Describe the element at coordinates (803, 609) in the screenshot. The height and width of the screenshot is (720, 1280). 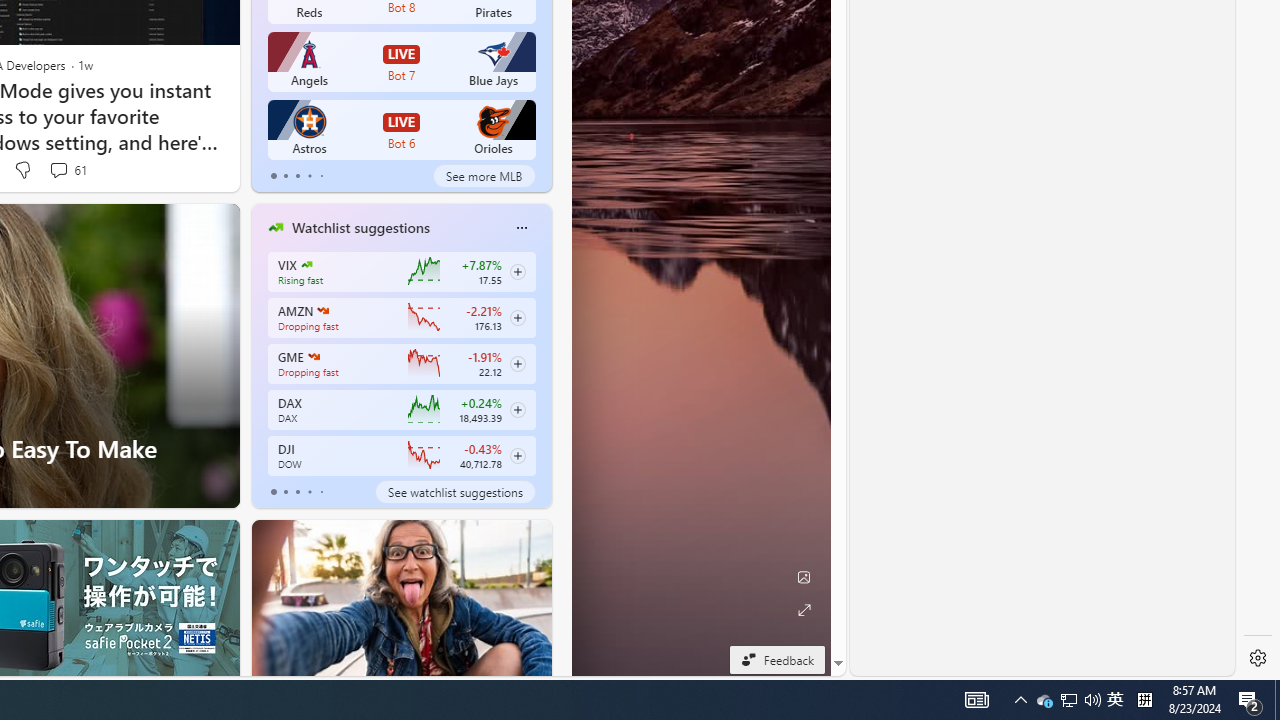
I see `'Expand background'` at that location.